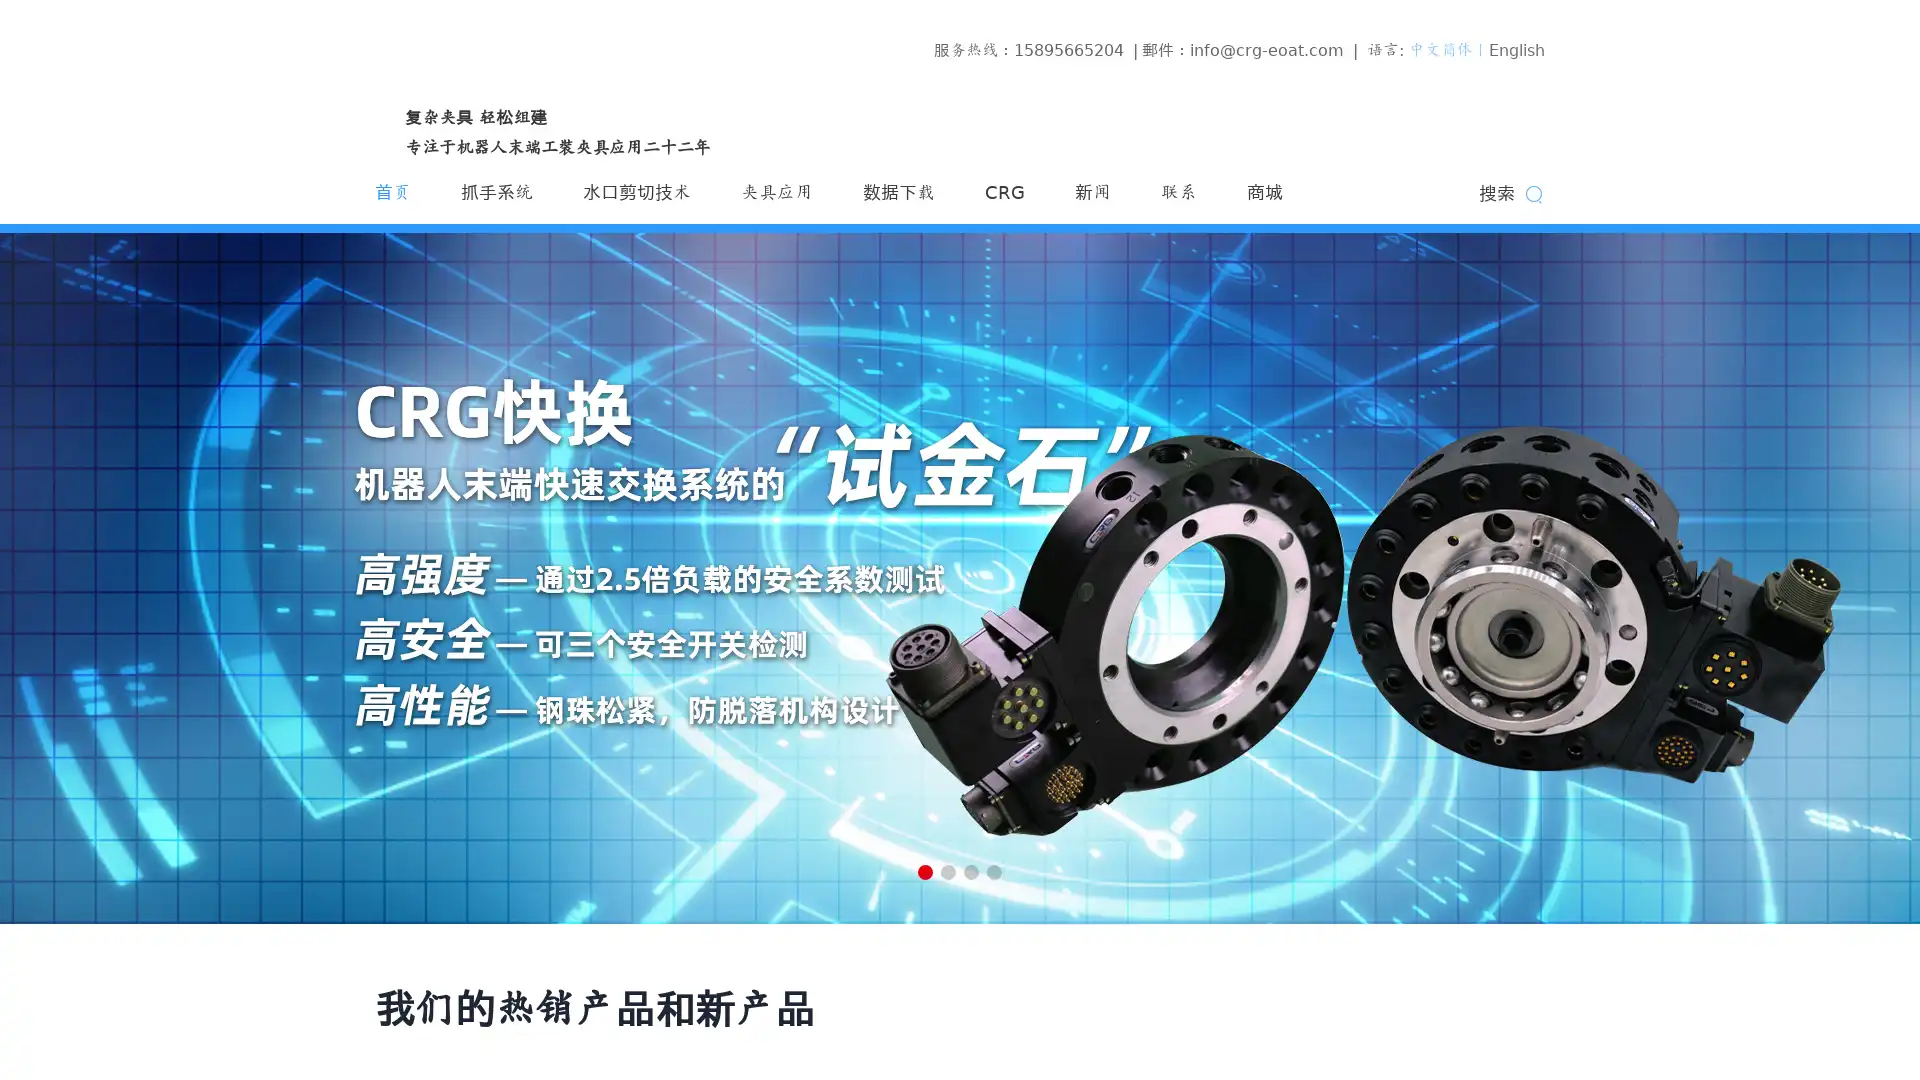 This screenshot has width=1920, height=1080. I want to click on Go to slide 4, so click(994, 871).